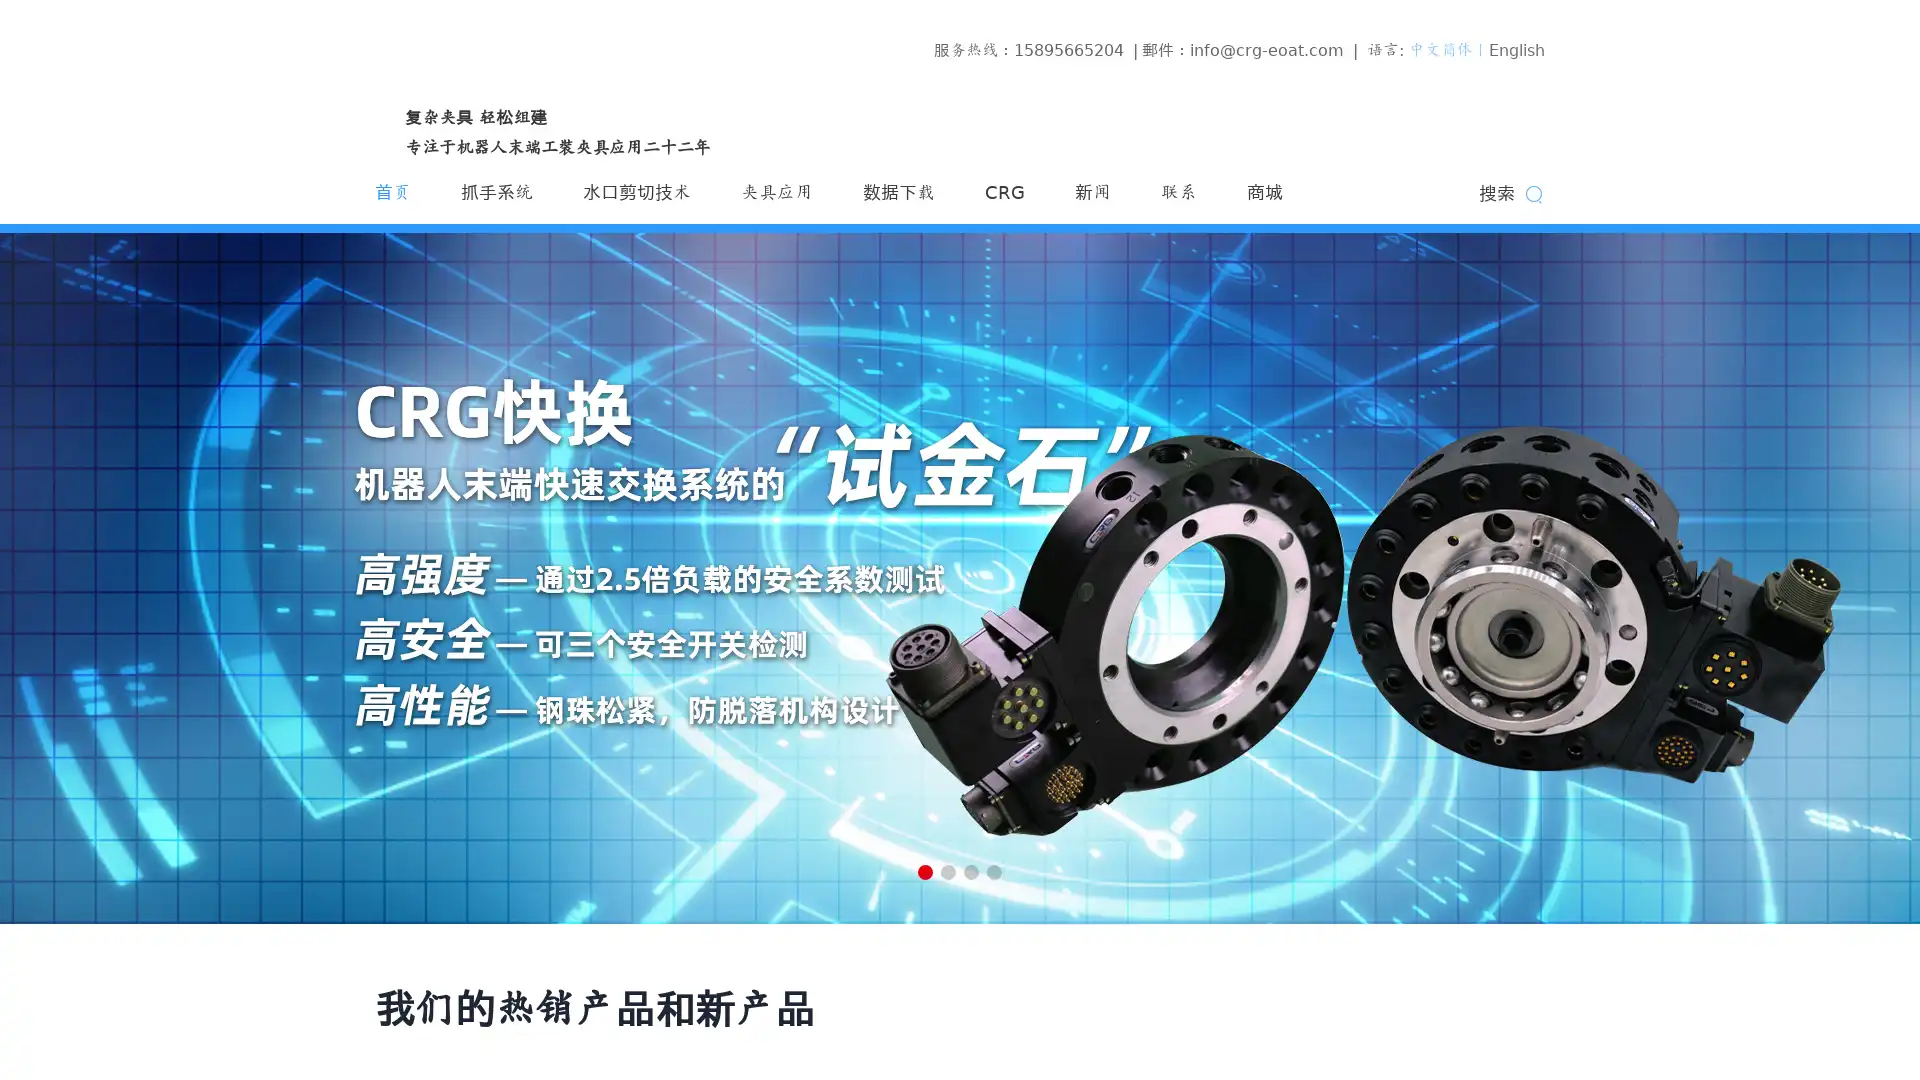 This screenshot has width=1920, height=1080. I want to click on Go to slide 4, so click(994, 871).